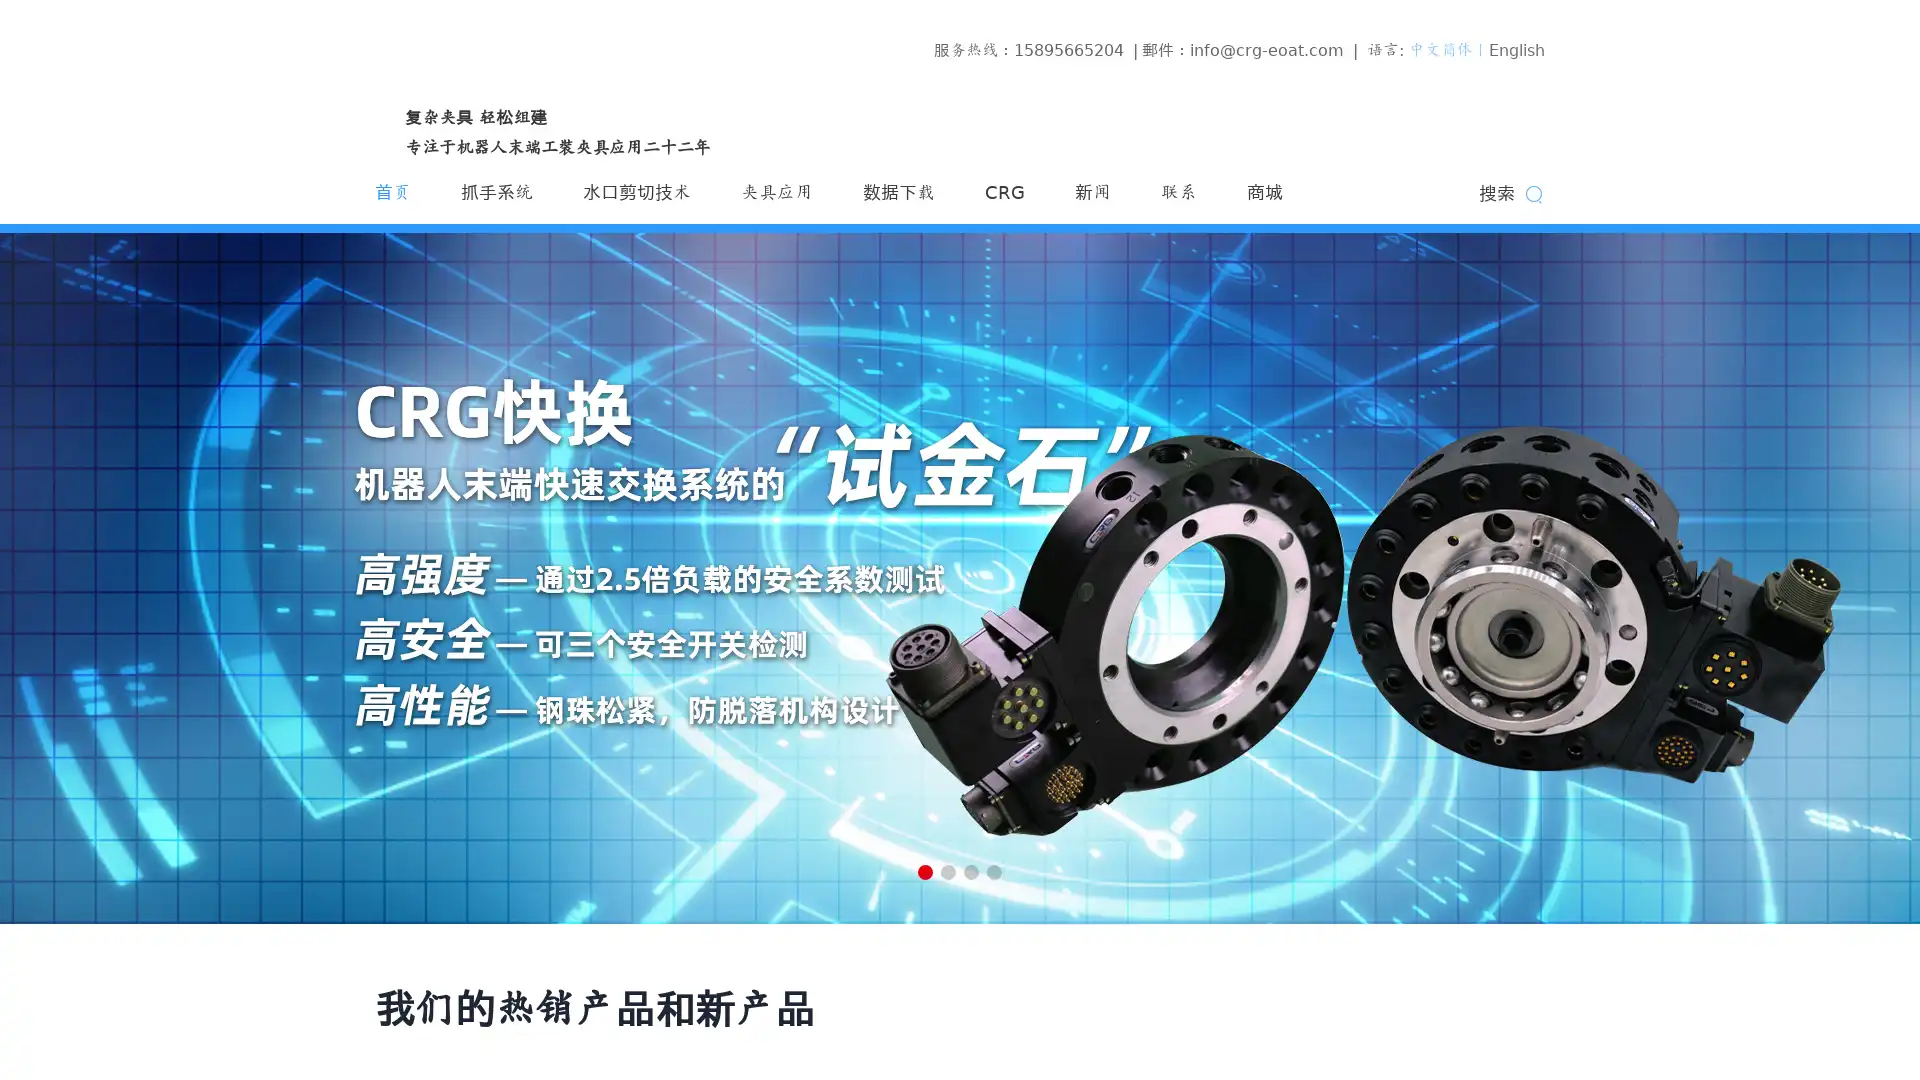 This screenshot has width=1920, height=1080. I want to click on Go to slide 4, so click(994, 871).